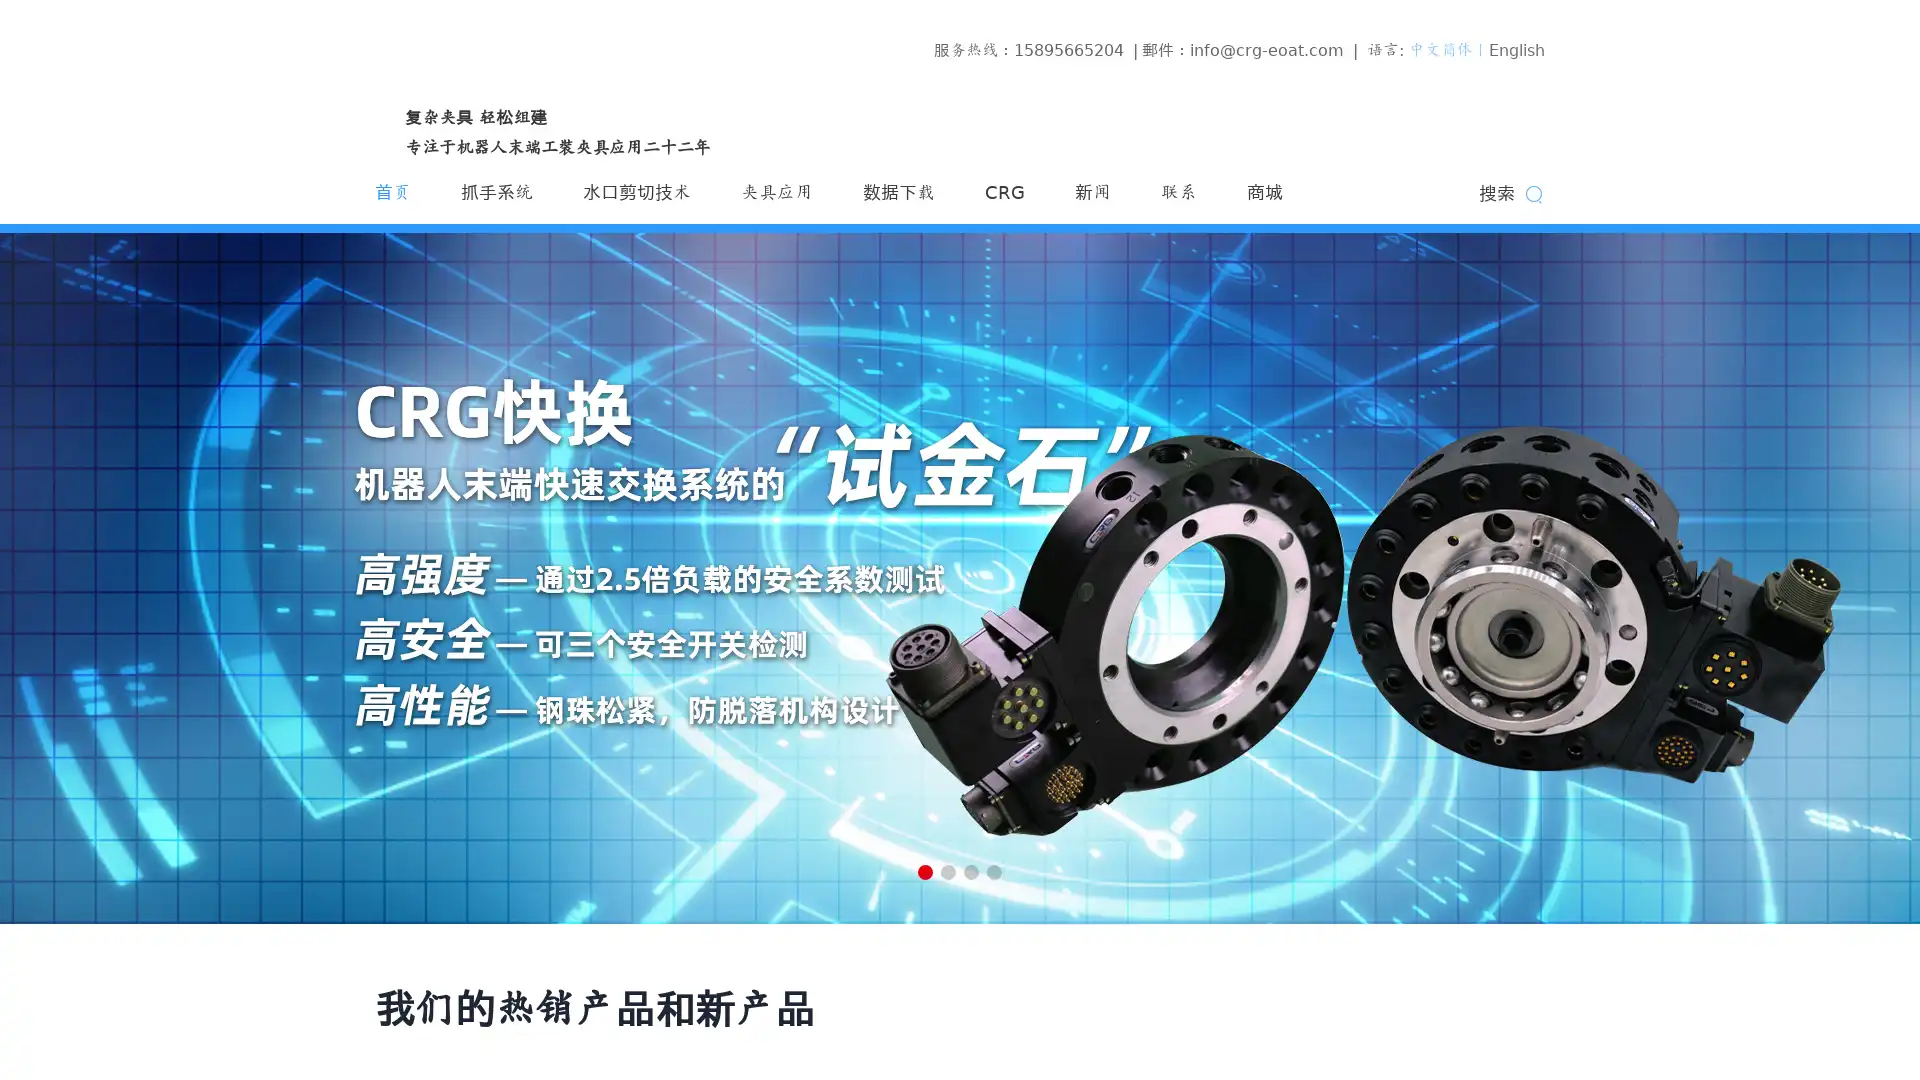 This screenshot has width=1920, height=1080. I want to click on Go to slide 4, so click(994, 871).